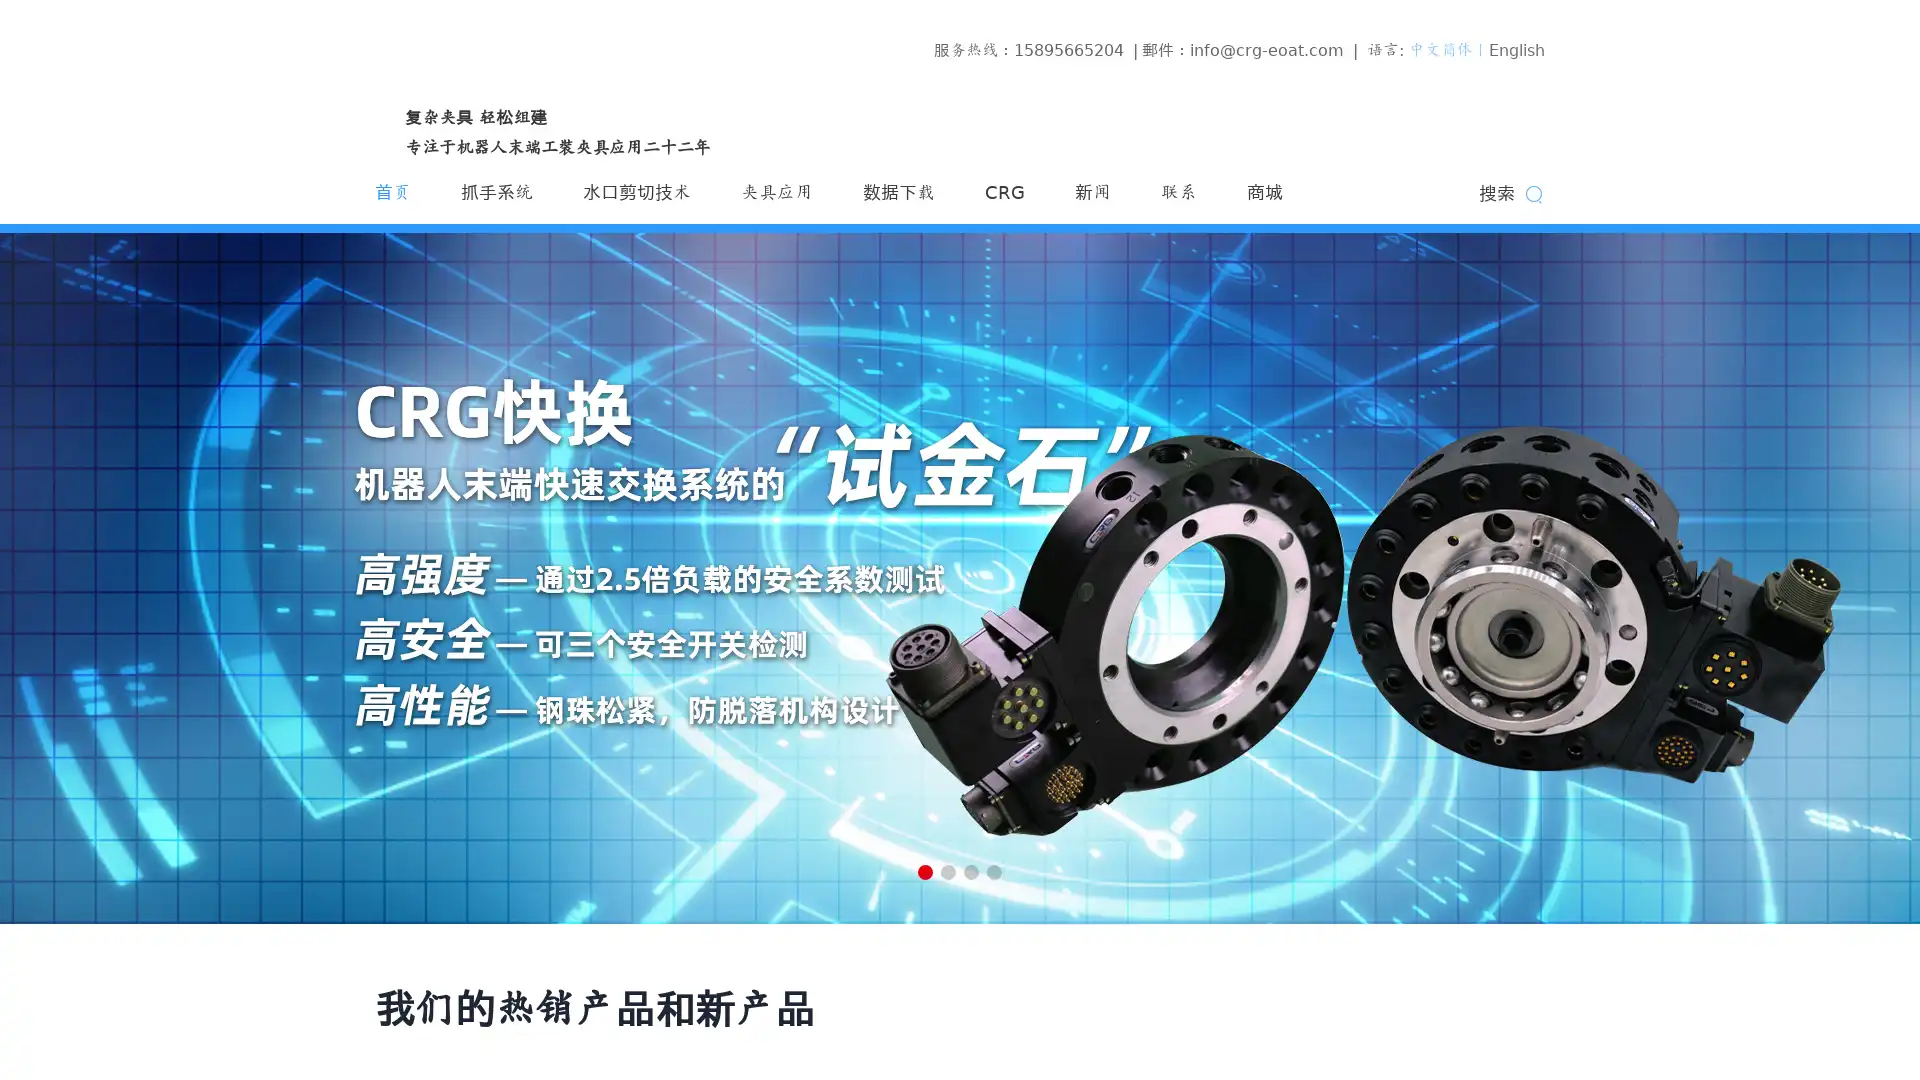 This screenshot has width=1920, height=1080. I want to click on Go to slide 4, so click(994, 871).